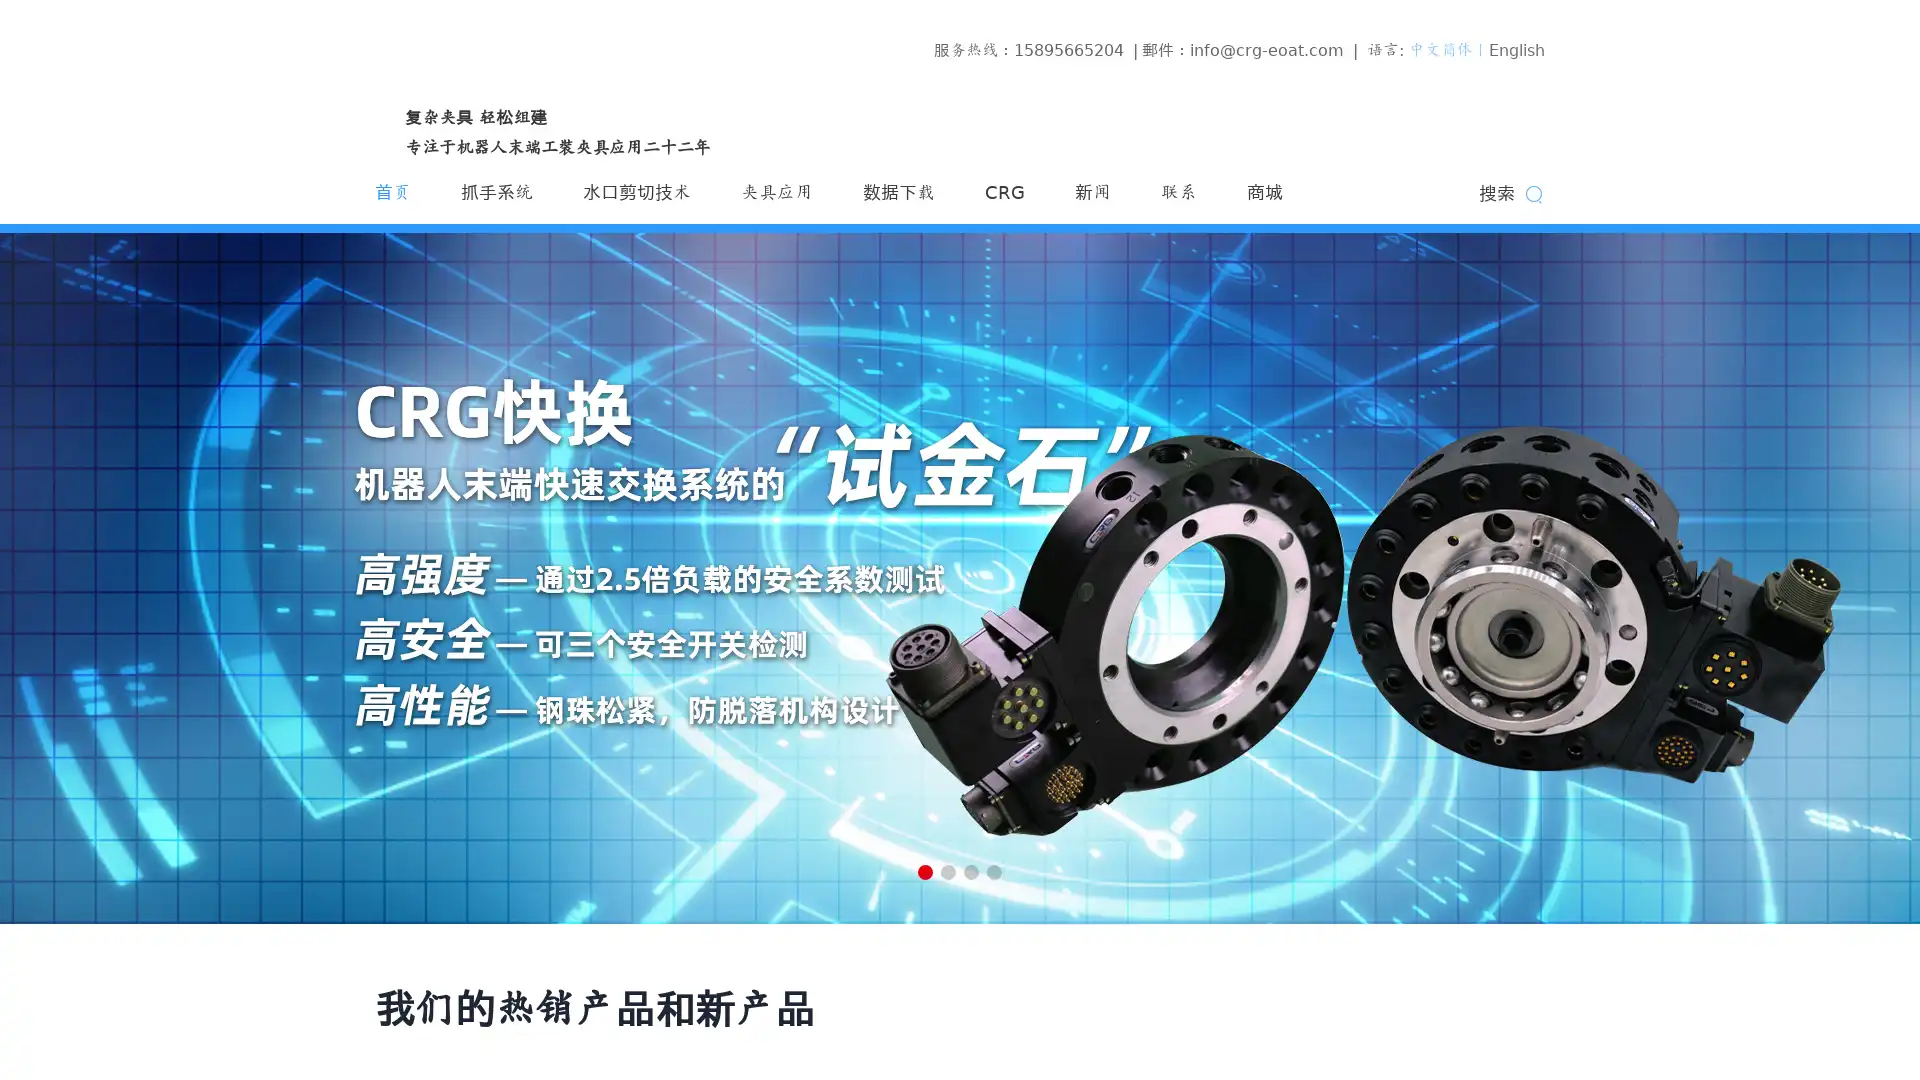 This screenshot has width=1920, height=1080. I want to click on Go to slide 4, so click(994, 871).